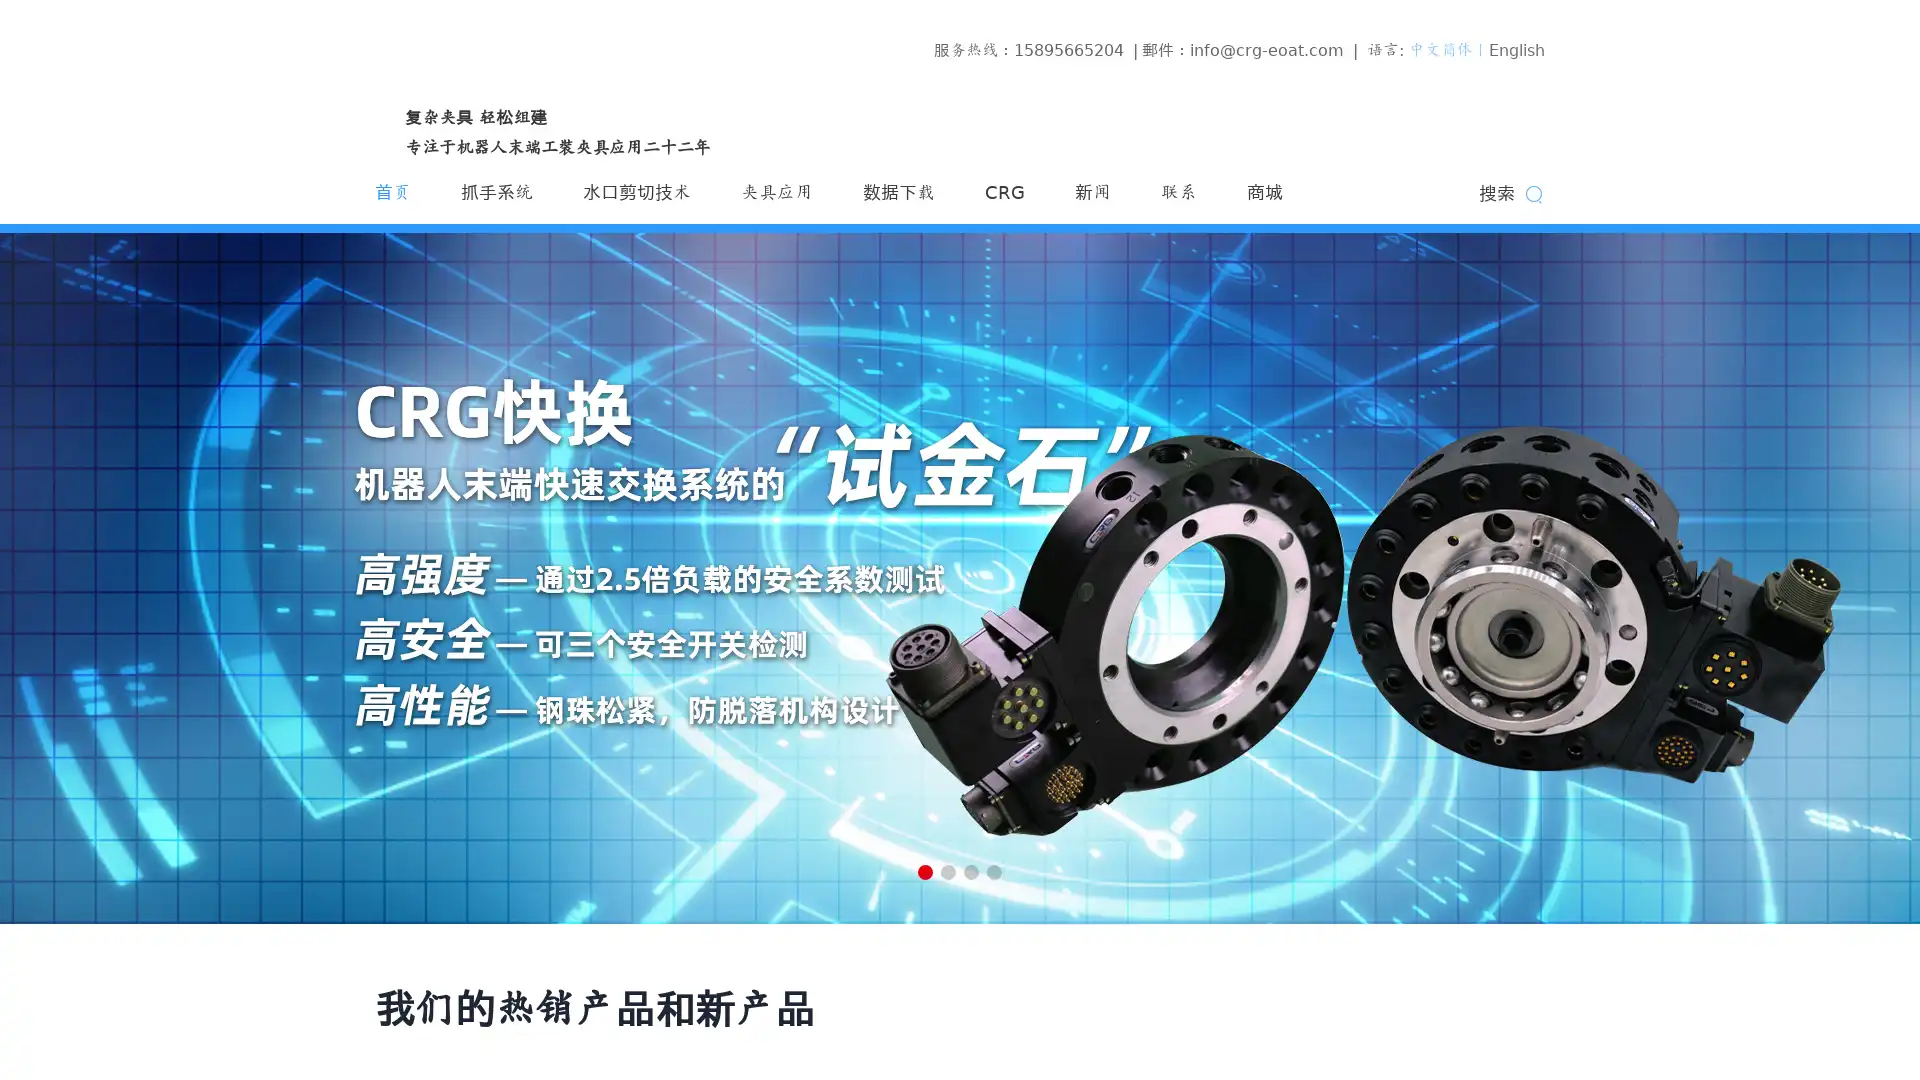 This screenshot has width=1920, height=1080. I want to click on Go to slide 4, so click(994, 871).